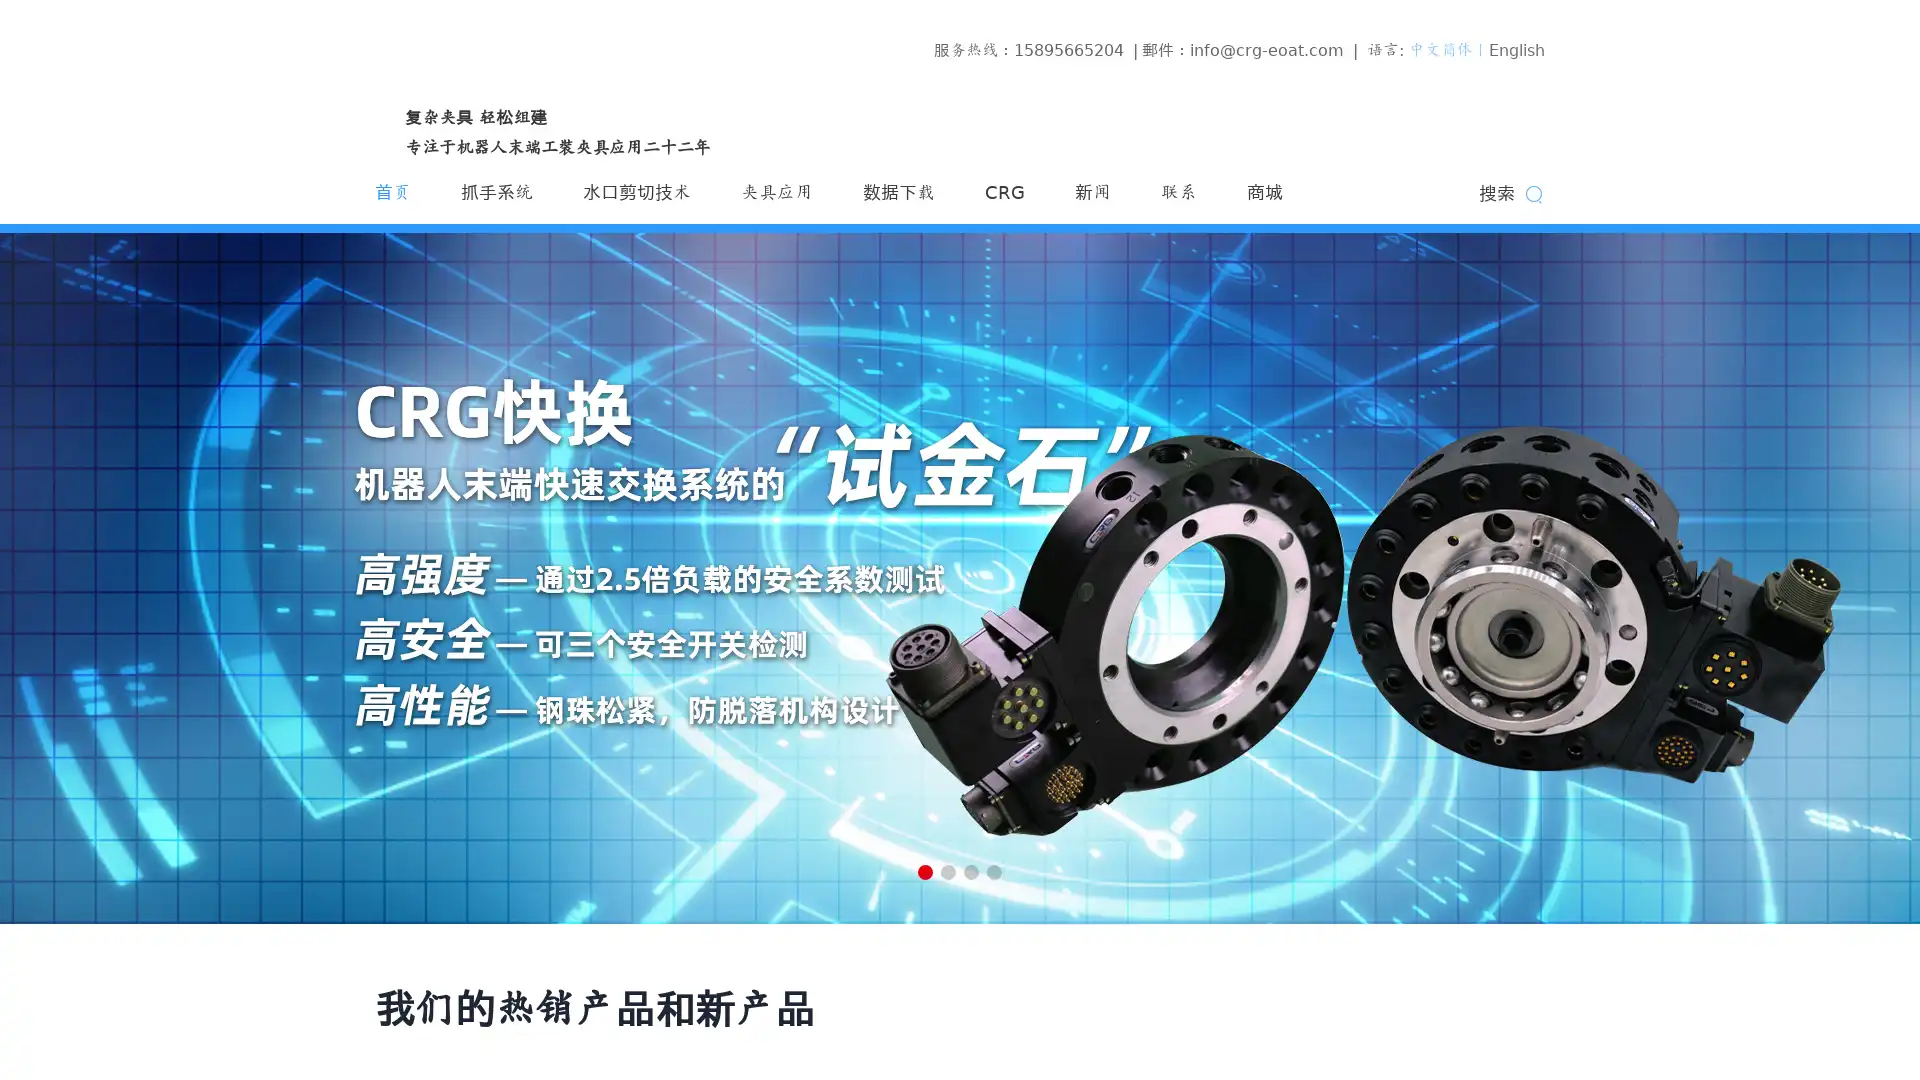 This screenshot has width=1920, height=1080. I want to click on Go to slide 4, so click(994, 871).